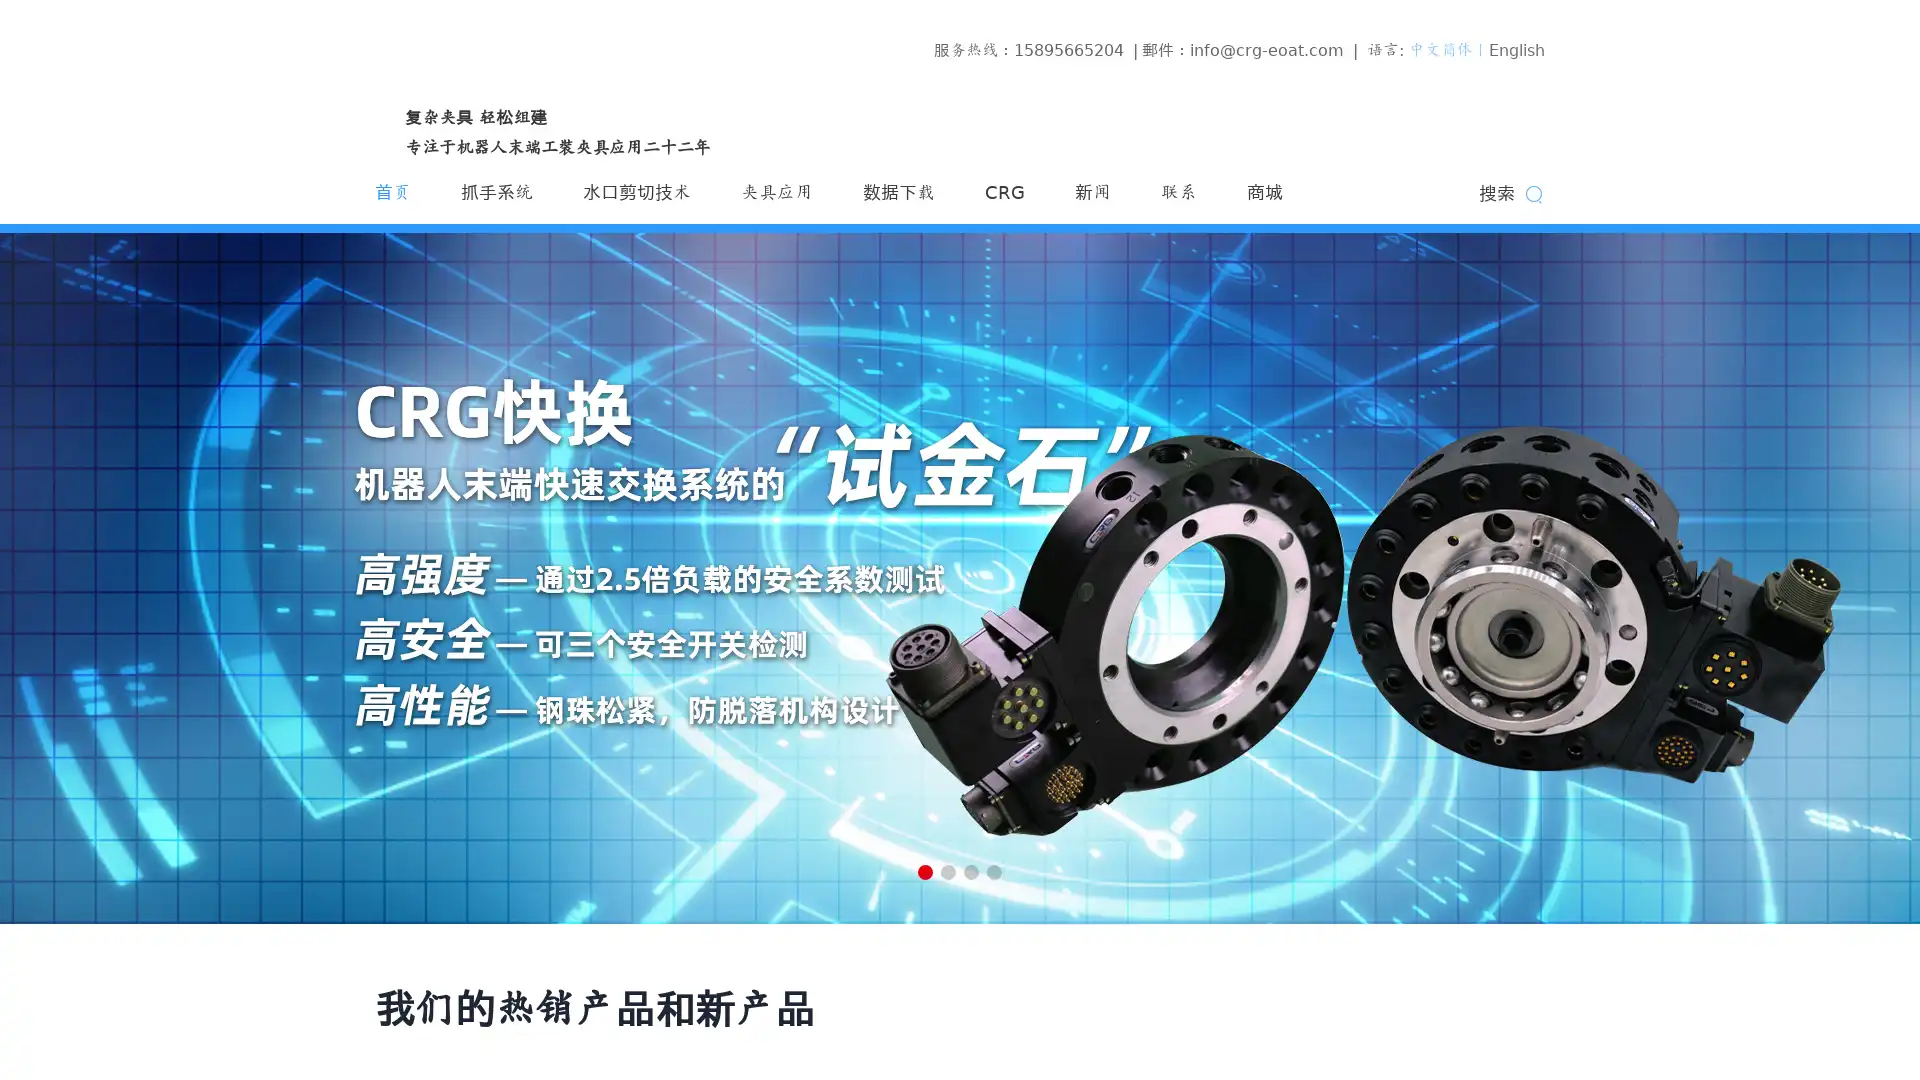 This screenshot has width=1920, height=1080. I want to click on Go to slide 4, so click(994, 871).